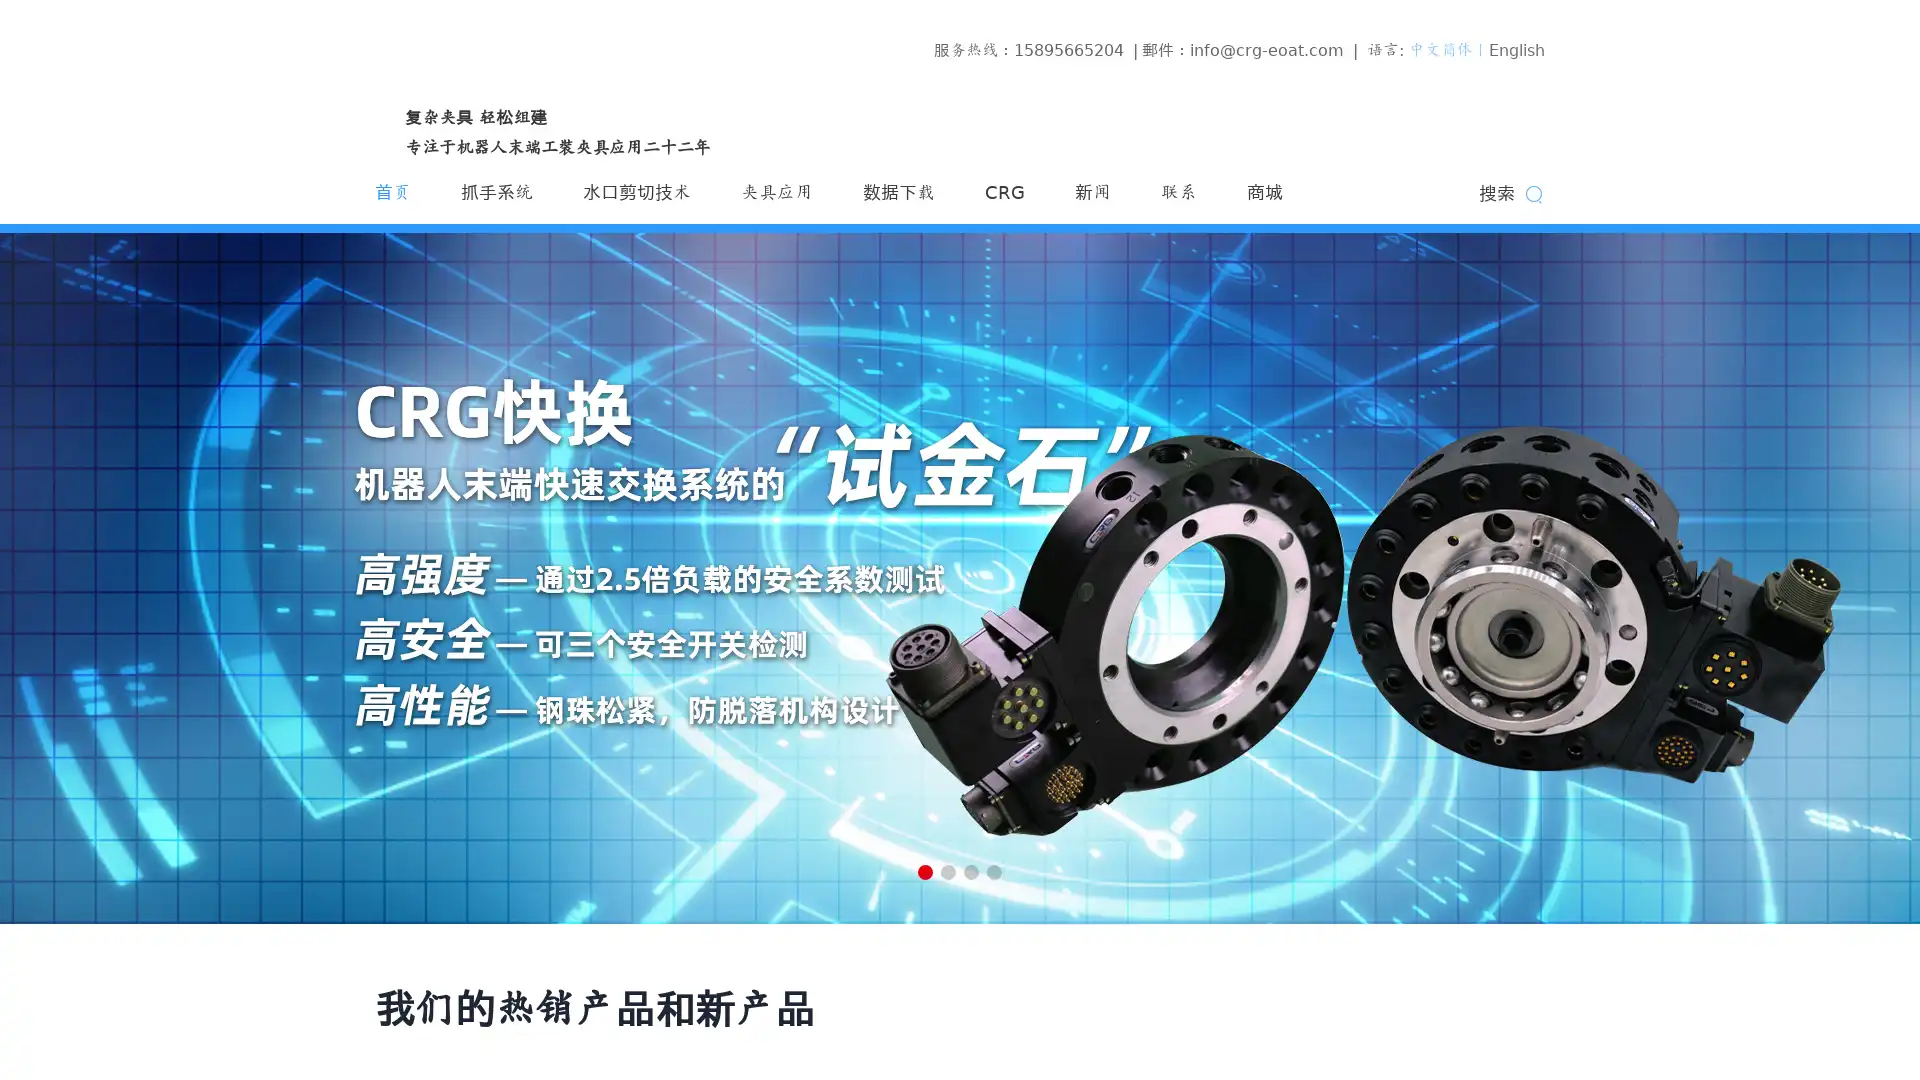 This screenshot has width=1920, height=1080. I want to click on Go to slide 4, so click(994, 871).